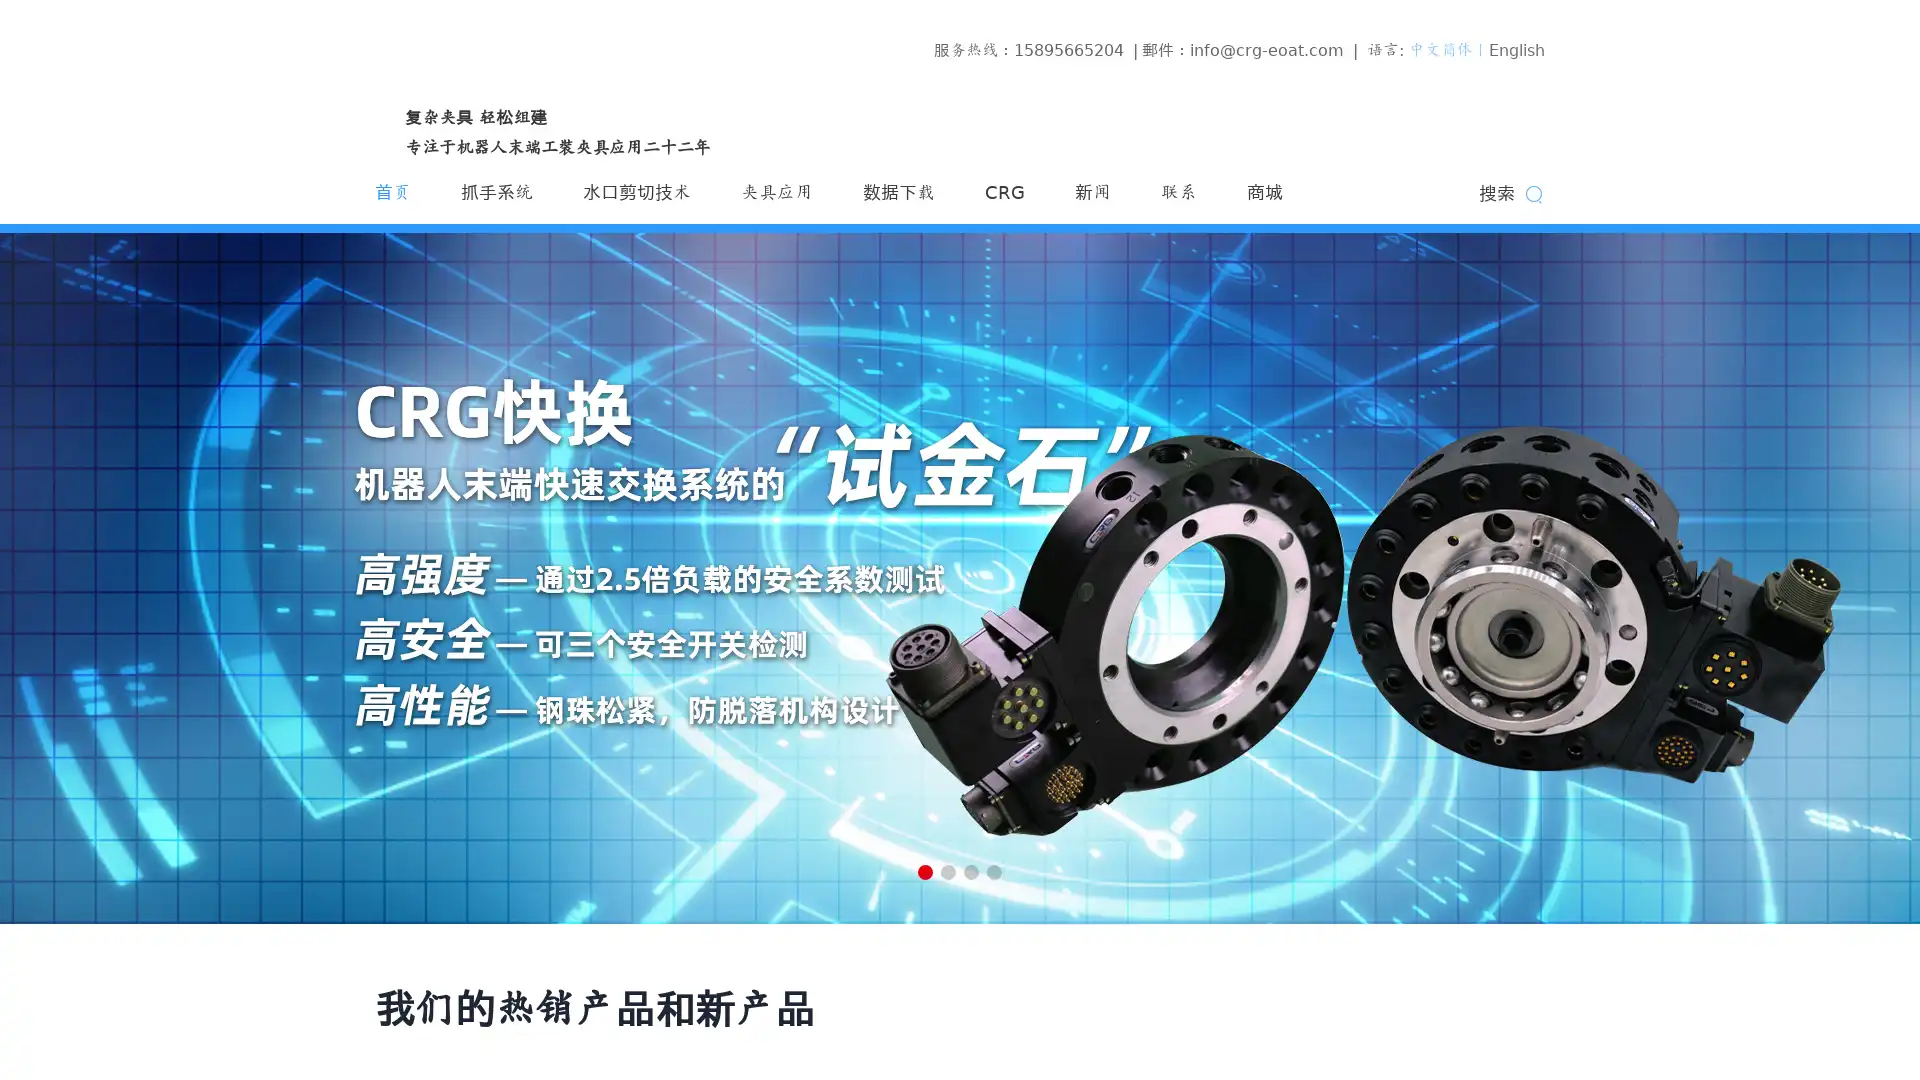 This screenshot has width=1920, height=1080. I want to click on Go to slide 4, so click(994, 871).